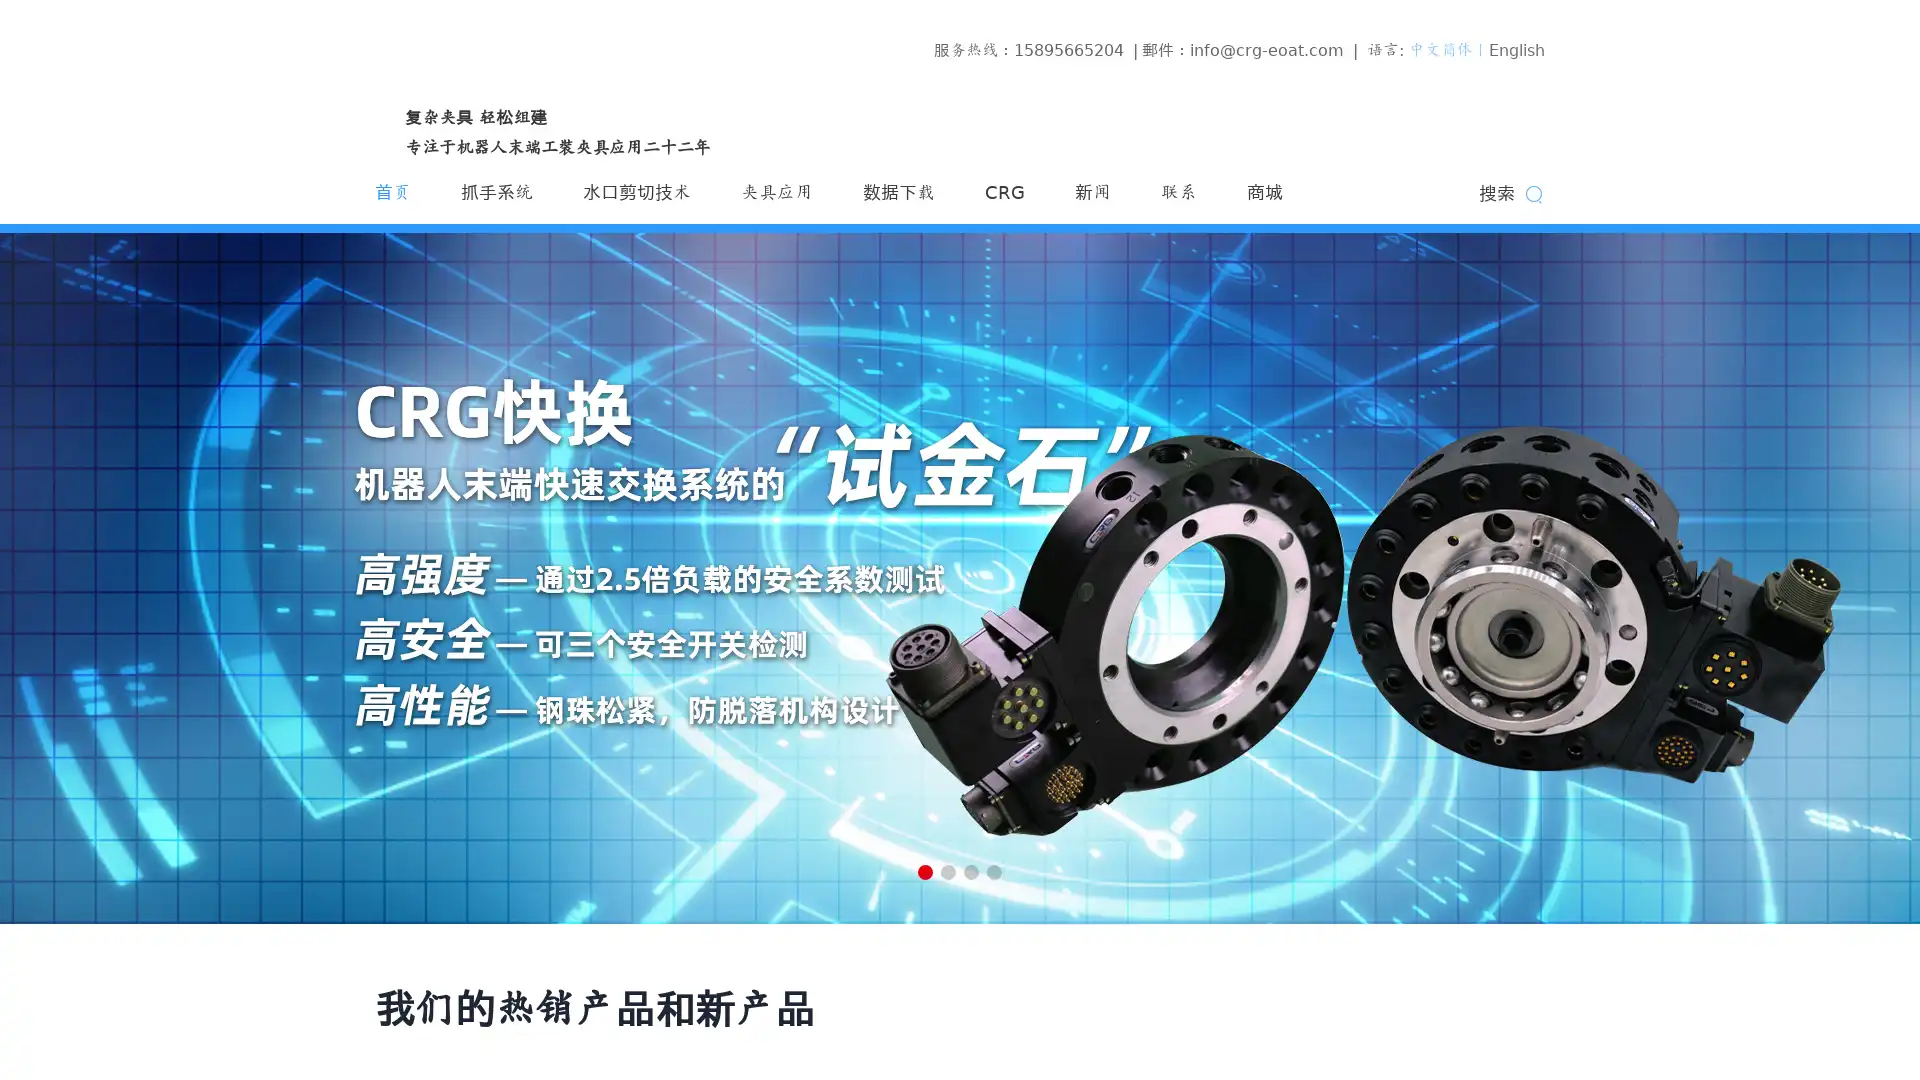 This screenshot has width=1920, height=1080. I want to click on Go to slide 4, so click(994, 871).